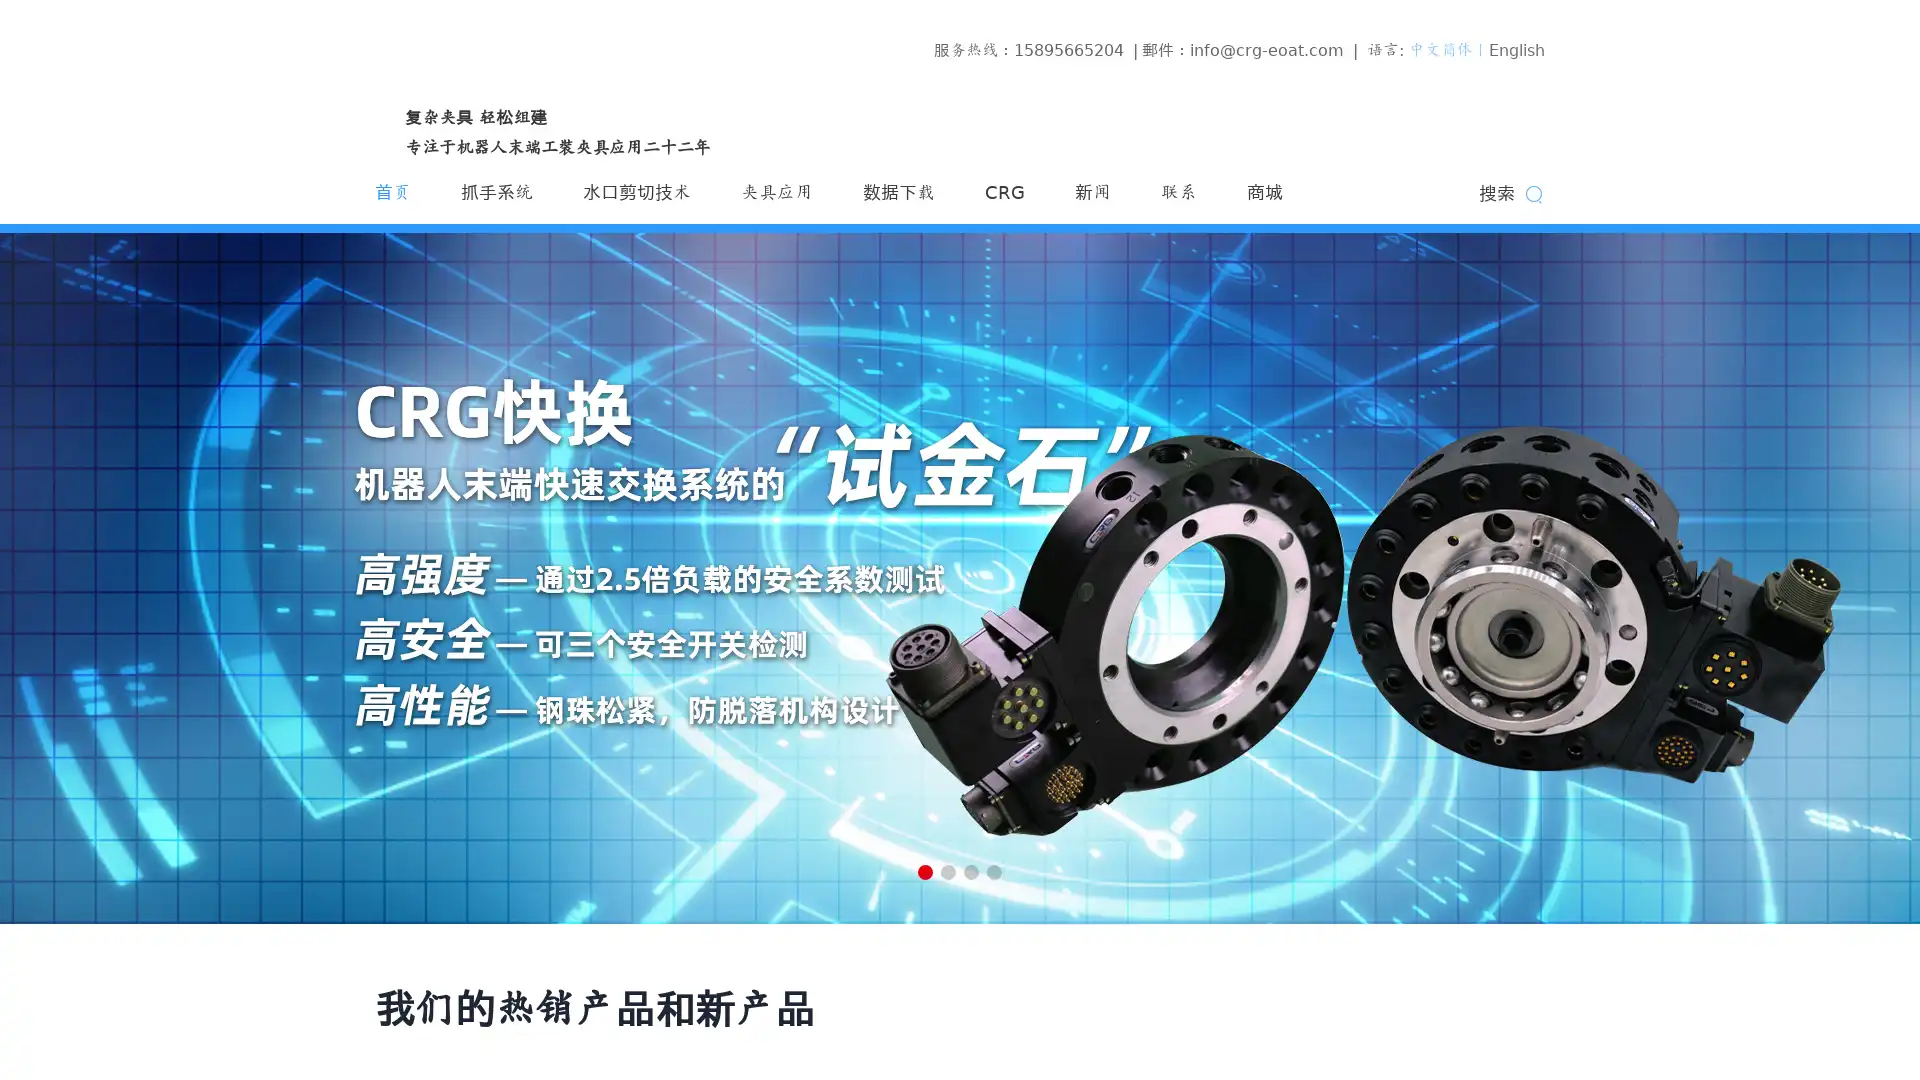 This screenshot has width=1920, height=1080. I want to click on Go to slide 4, so click(994, 871).